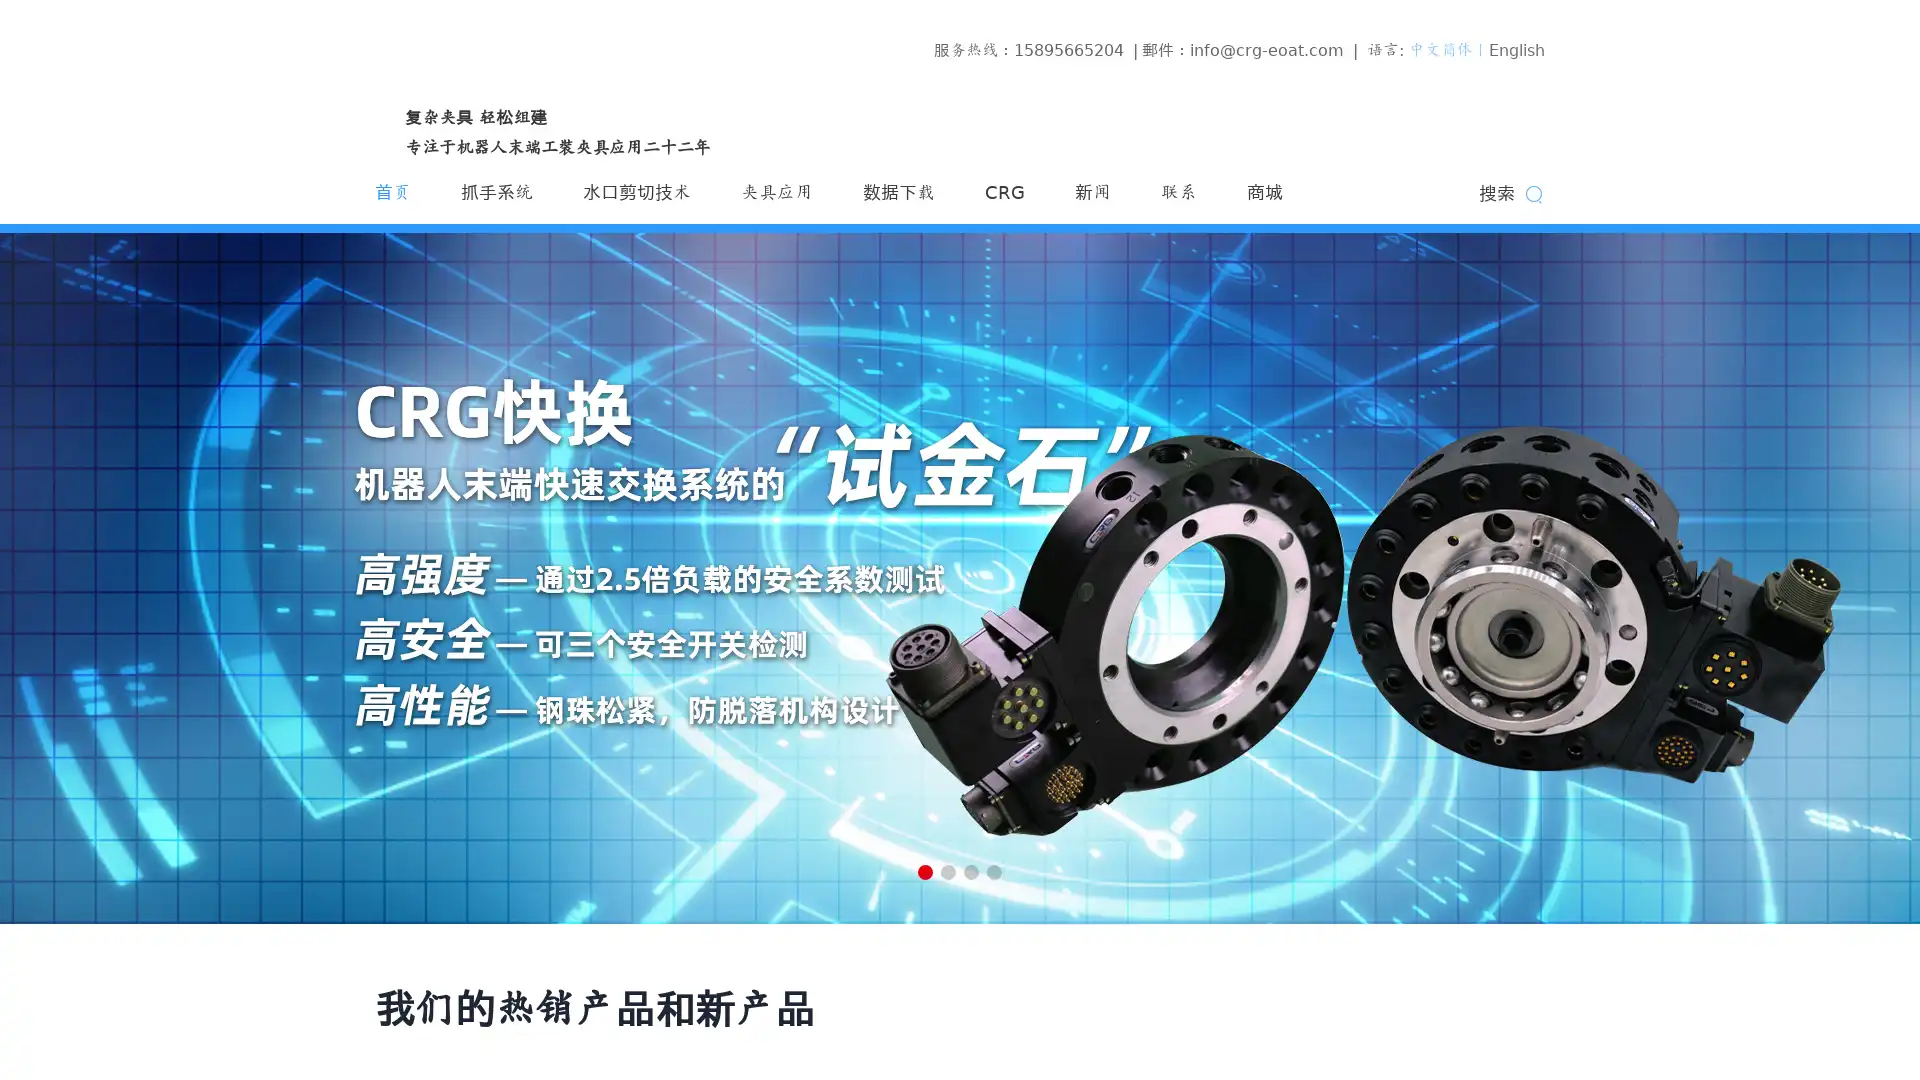 This screenshot has width=1920, height=1080. I want to click on Go to slide 4, so click(994, 871).